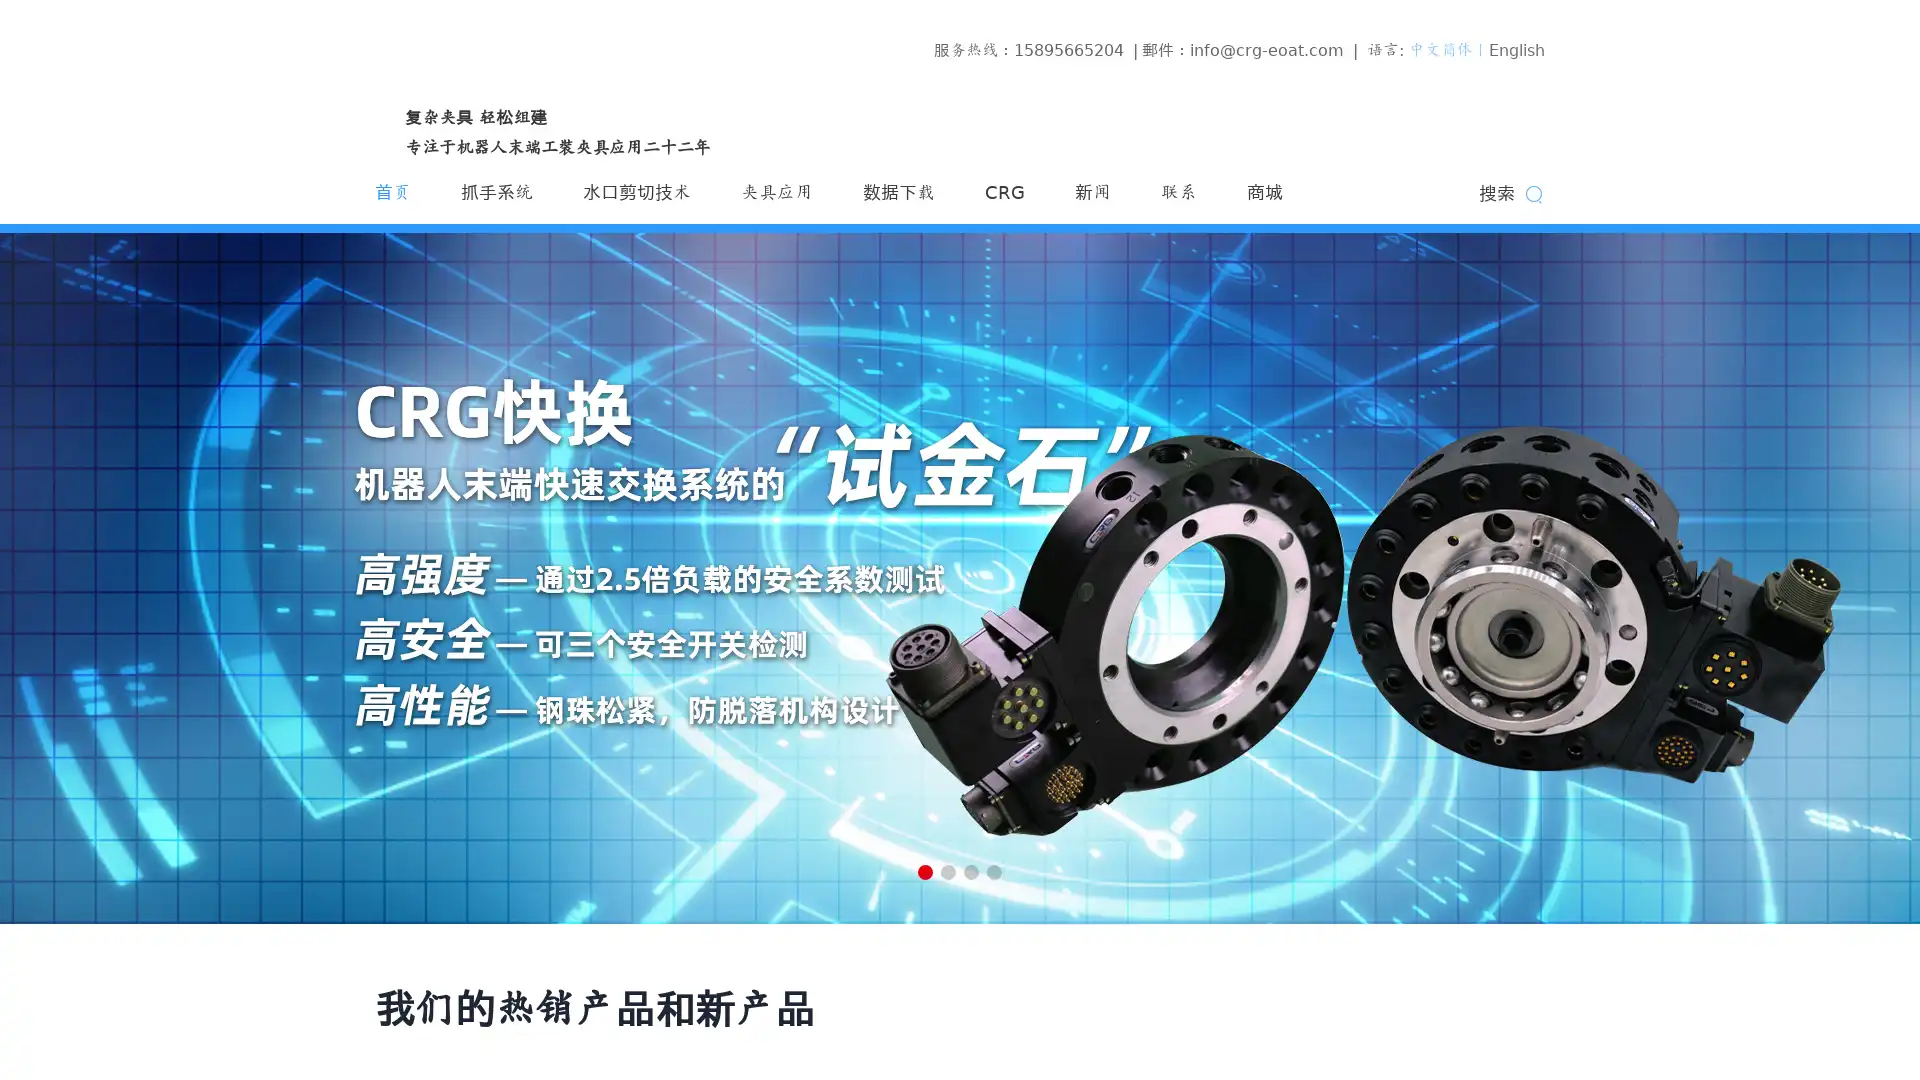 This screenshot has width=1920, height=1080. I want to click on Go to slide 4, so click(994, 871).